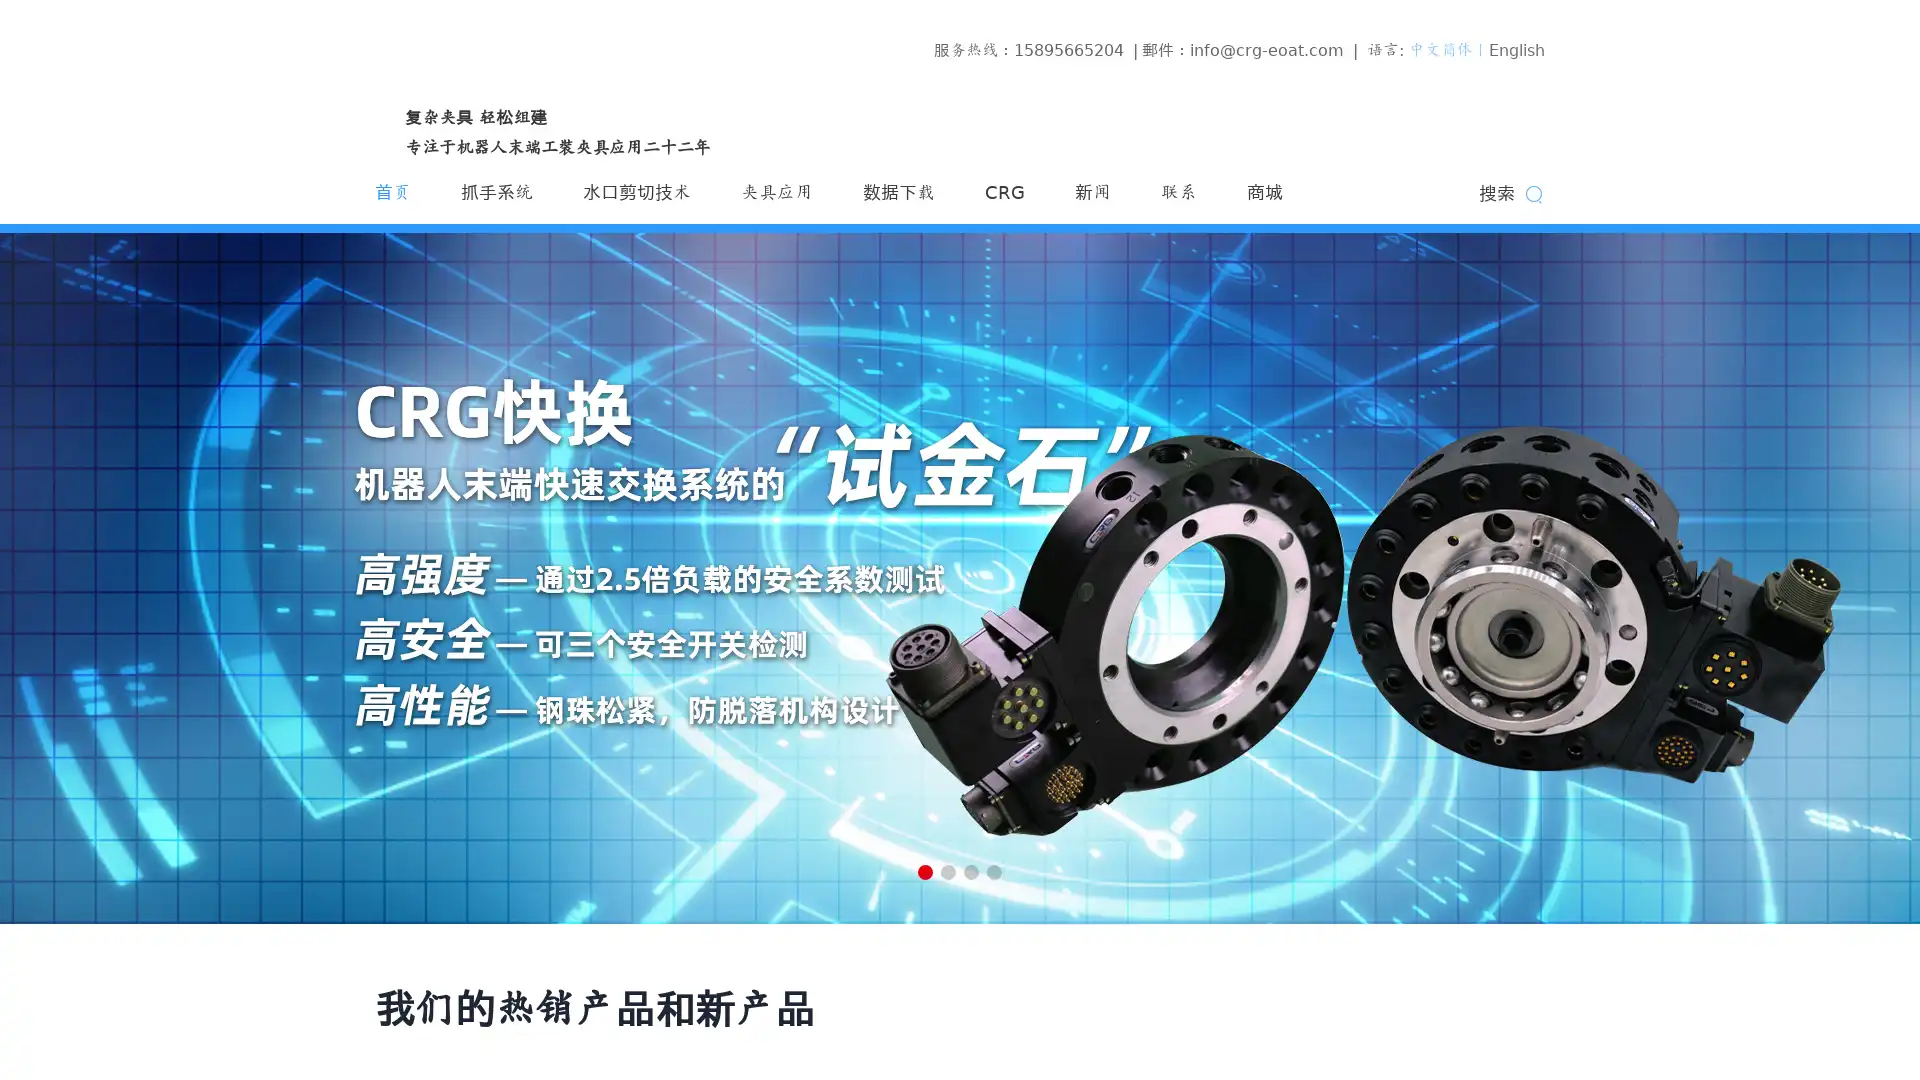 This screenshot has width=1920, height=1080. I want to click on Go to slide 4, so click(994, 871).